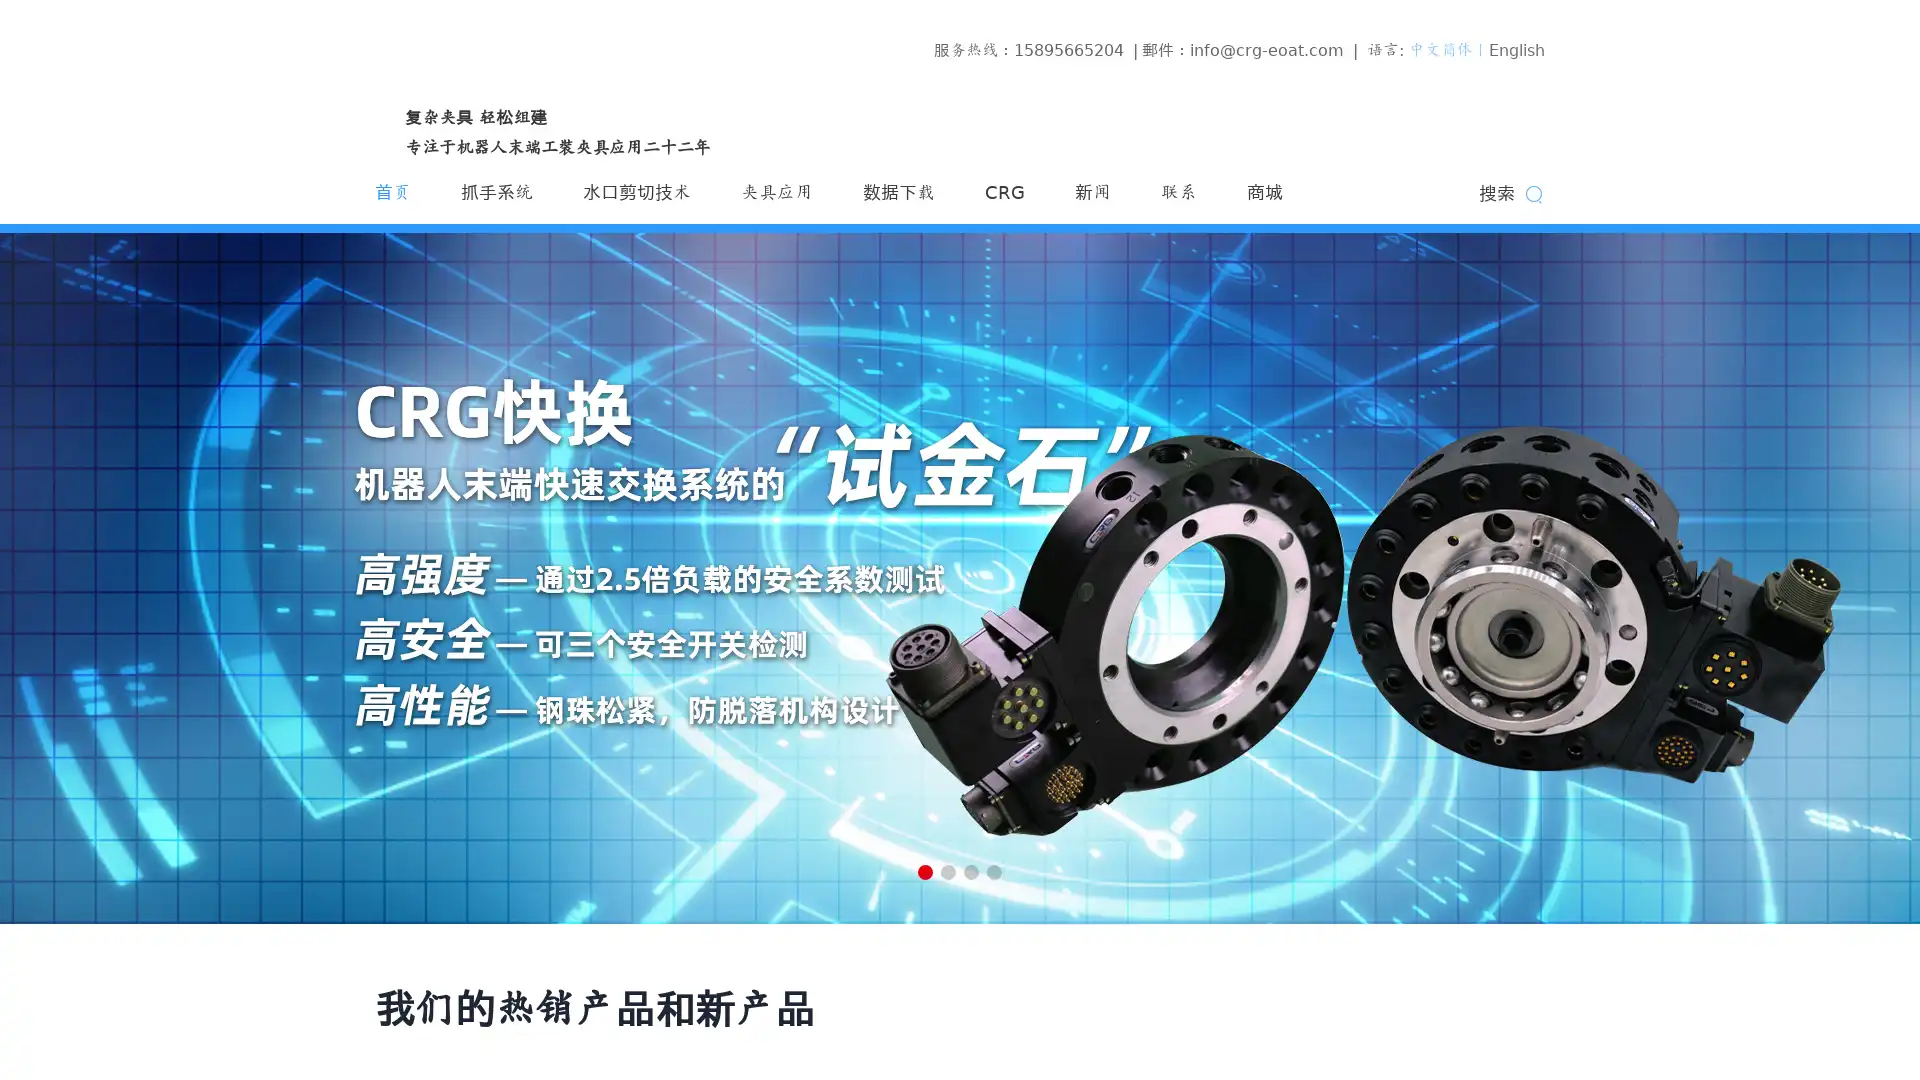 This screenshot has width=1920, height=1080. I want to click on Go to slide 4, so click(994, 871).